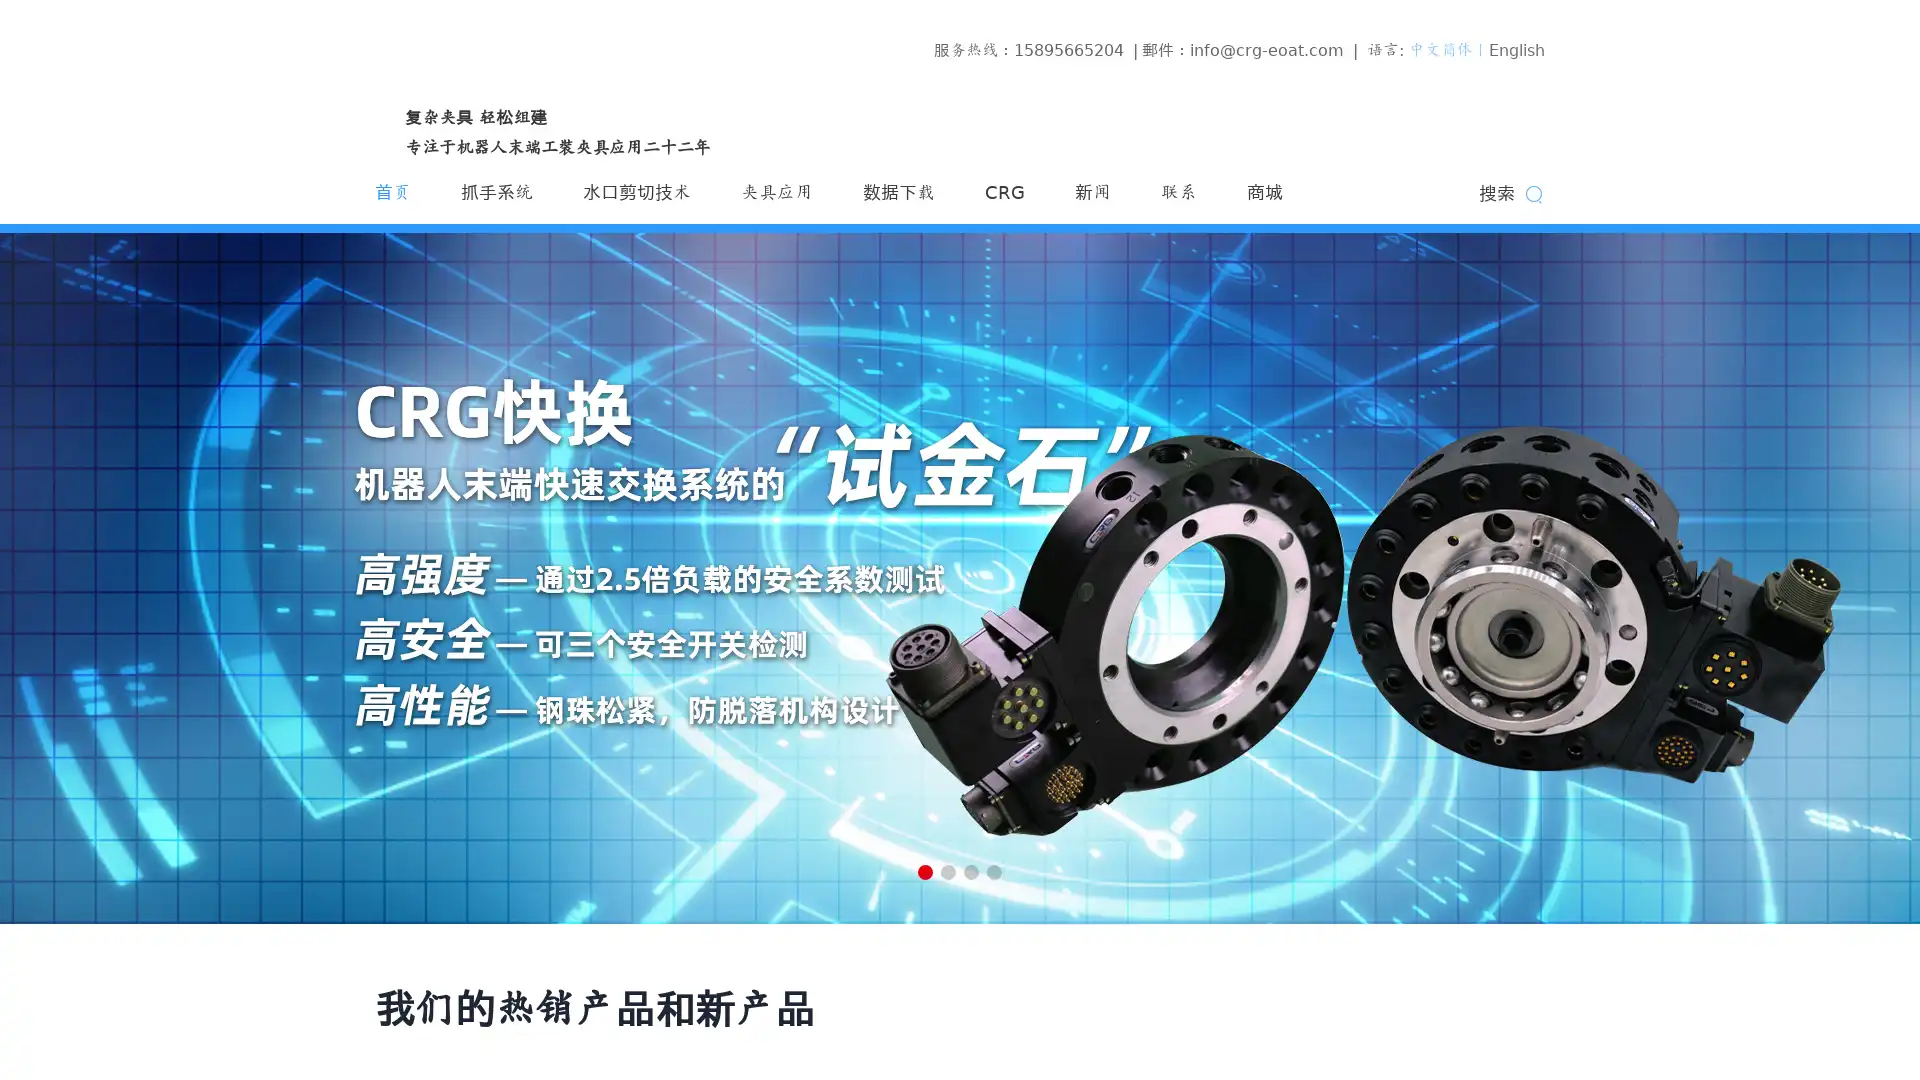 This screenshot has width=1920, height=1080. I want to click on Go to slide 4, so click(994, 871).